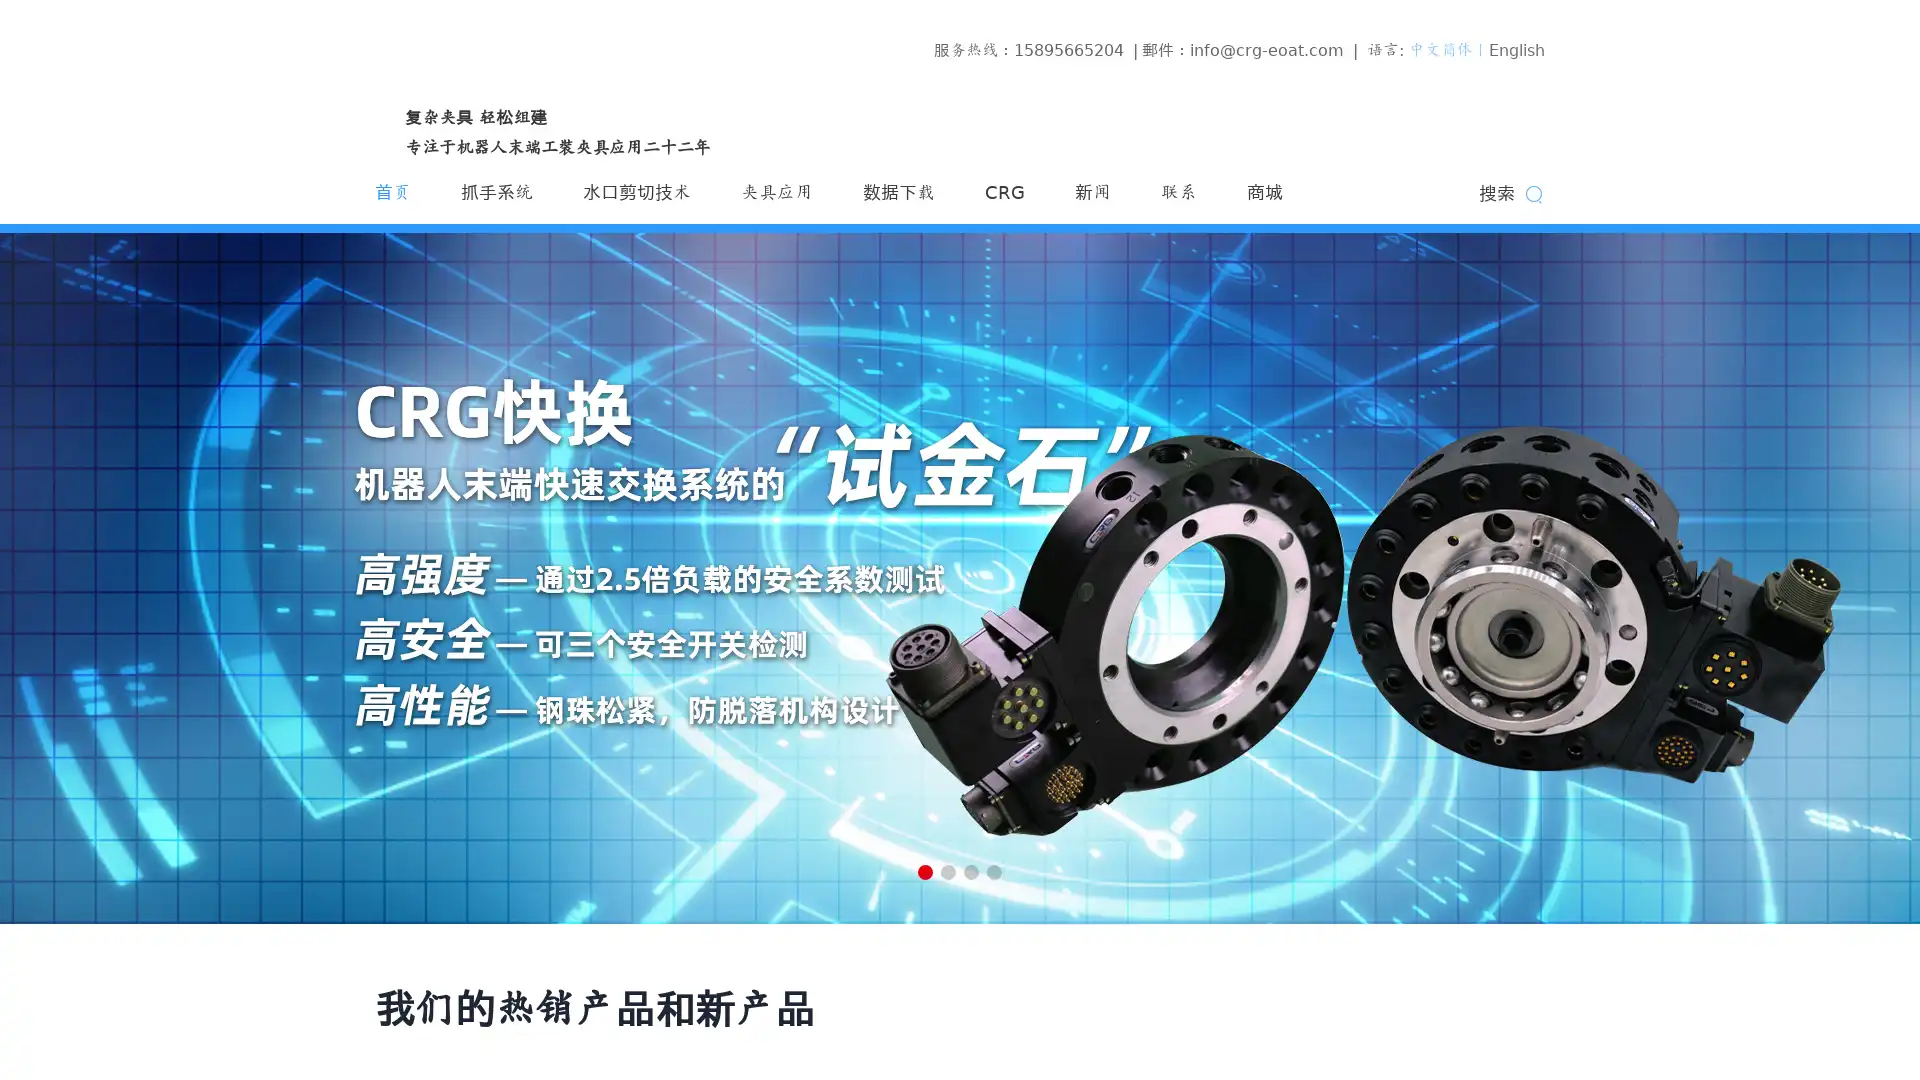 This screenshot has width=1920, height=1080. I want to click on Go to slide 4, so click(994, 871).